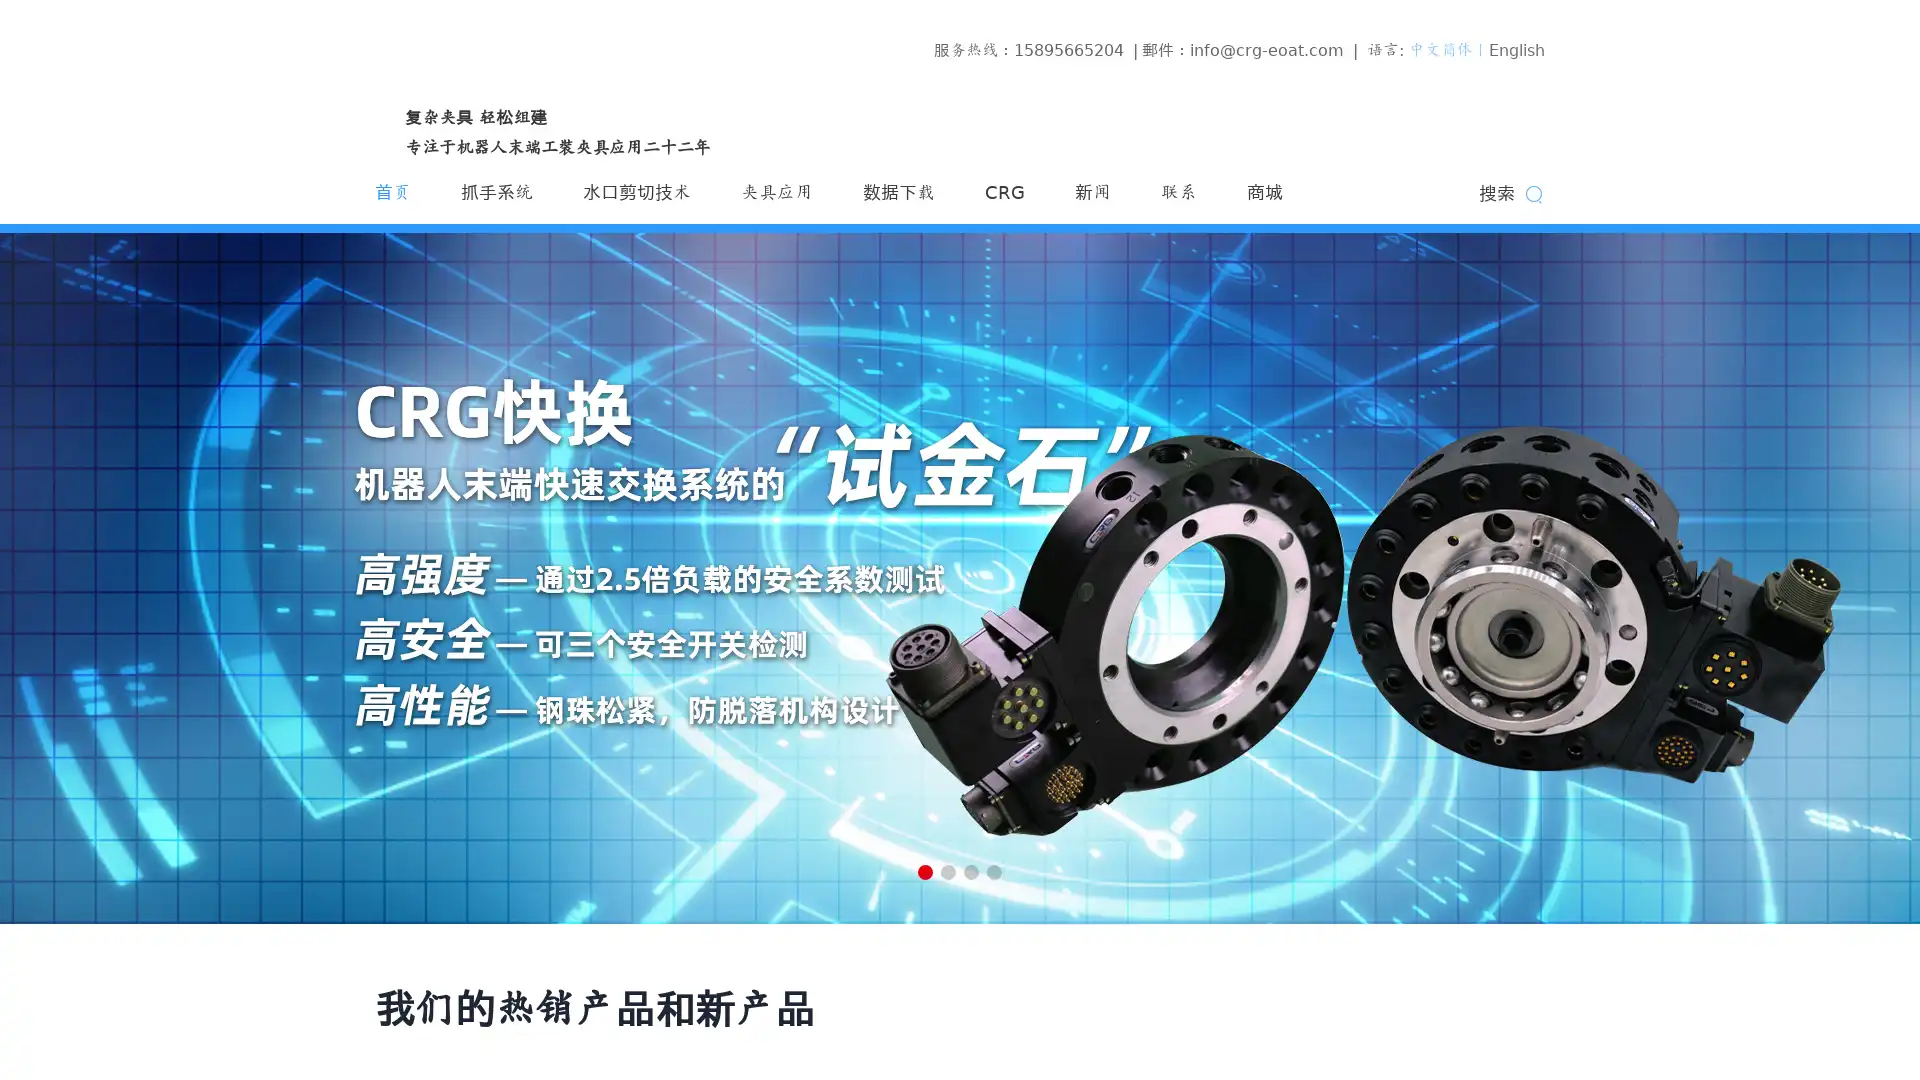 This screenshot has width=1920, height=1080. I want to click on Go to slide 4, so click(994, 871).